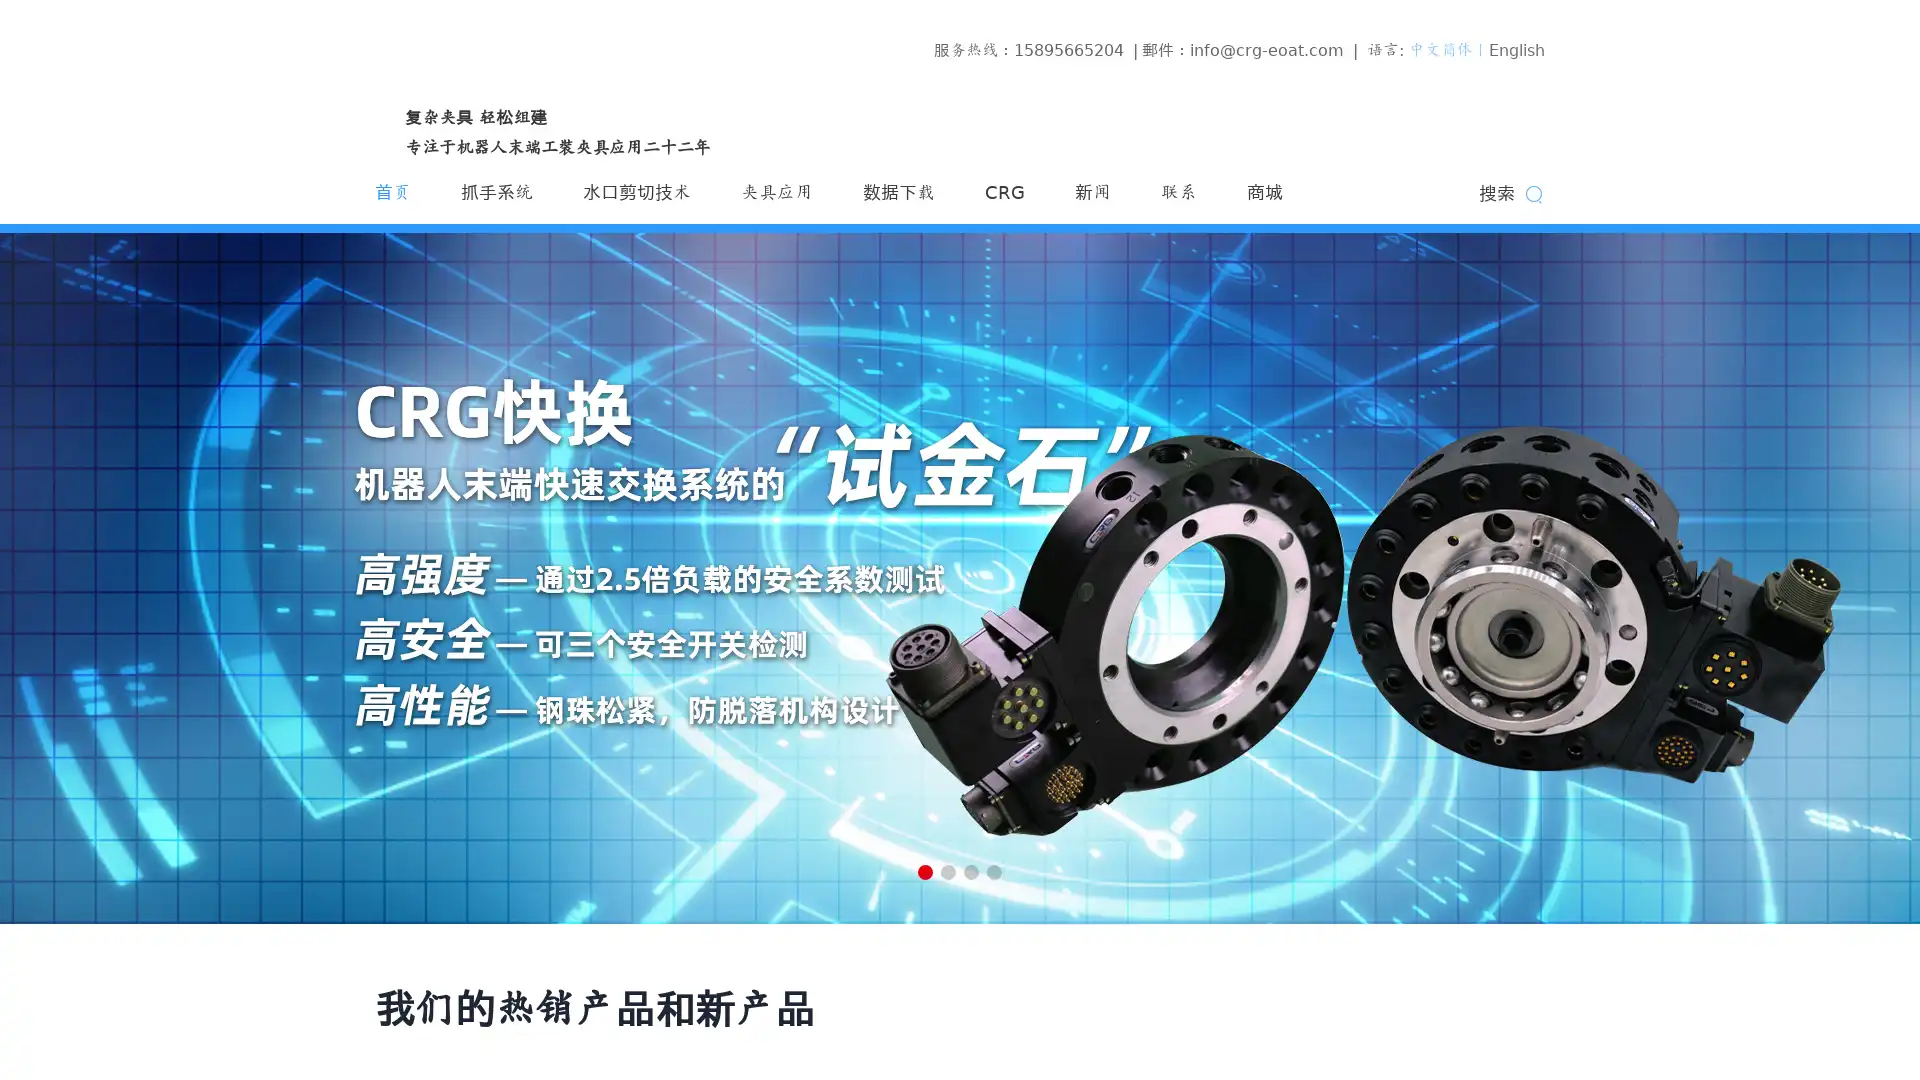 This screenshot has width=1920, height=1080. I want to click on Go to slide 4, so click(994, 871).